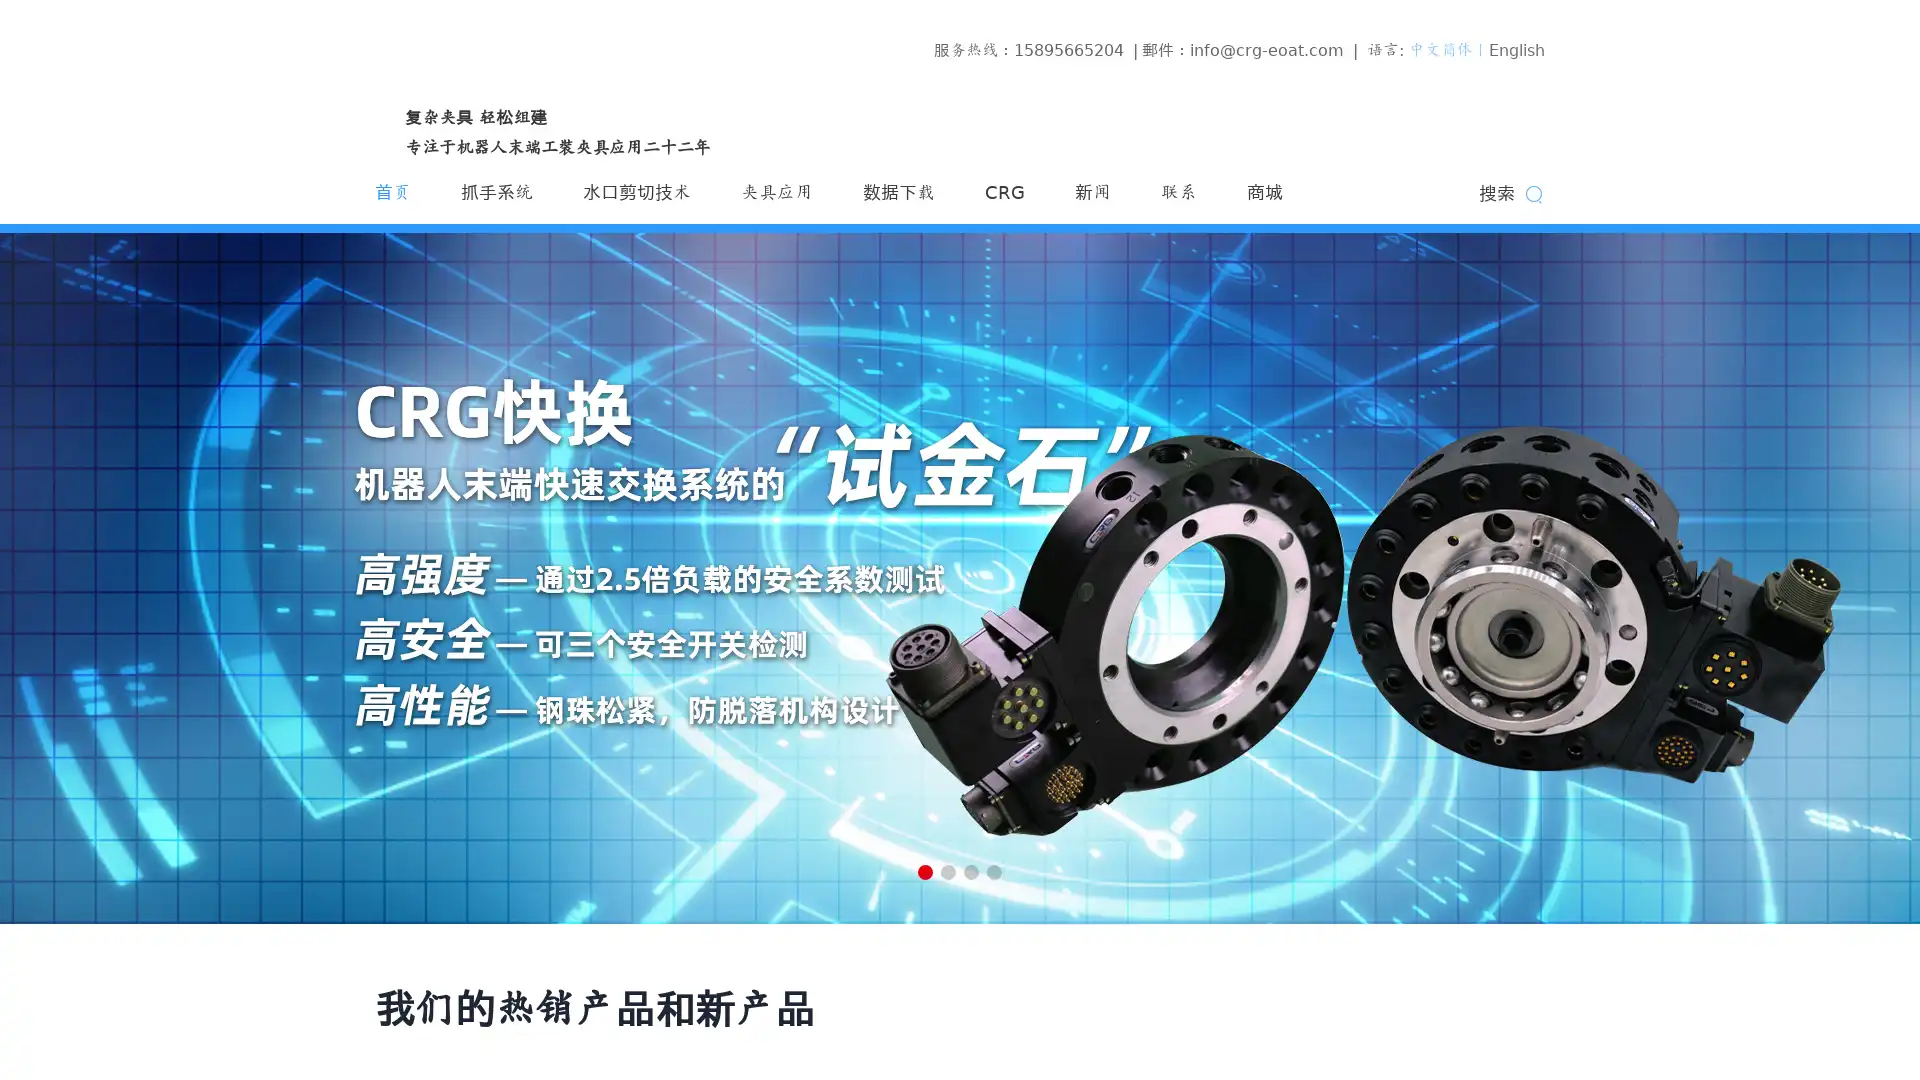 This screenshot has width=1920, height=1080. I want to click on Go to slide 4, so click(994, 871).